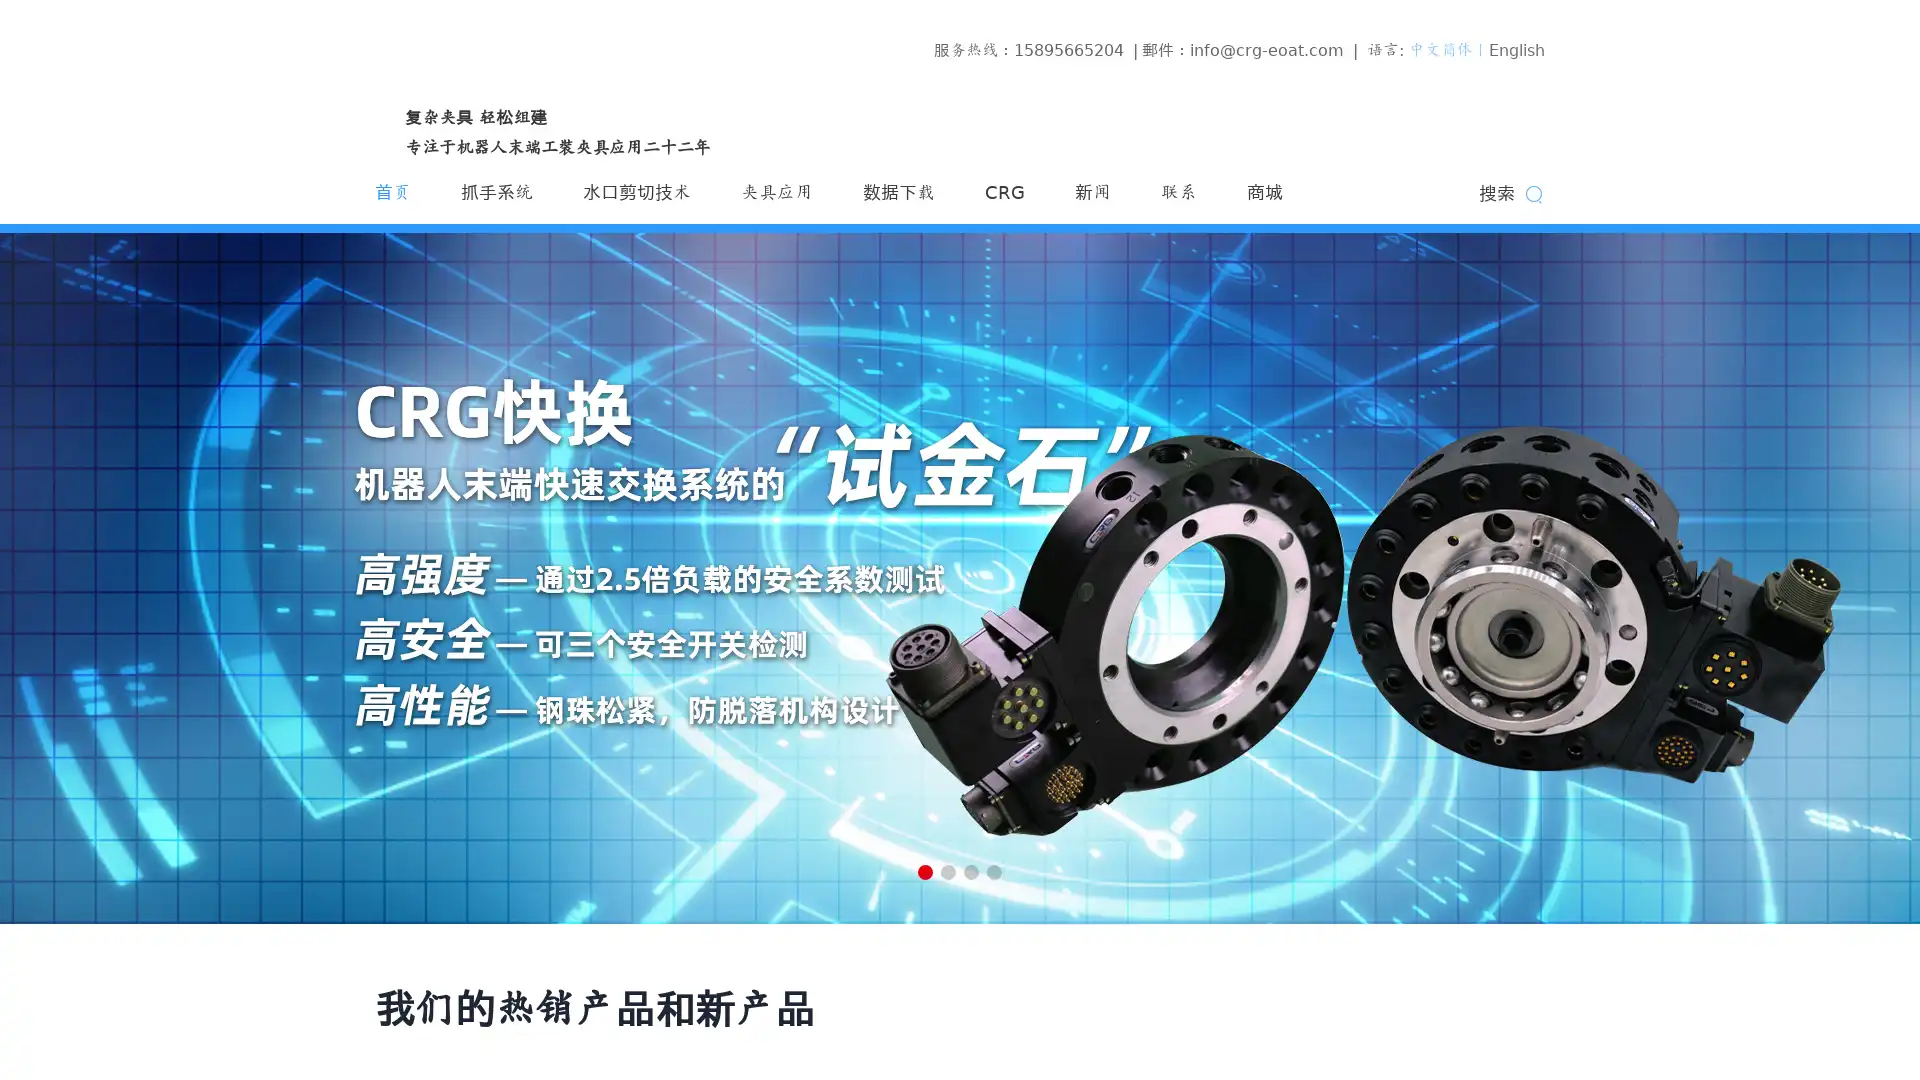 This screenshot has width=1920, height=1080. I want to click on Go to slide 4, so click(994, 871).